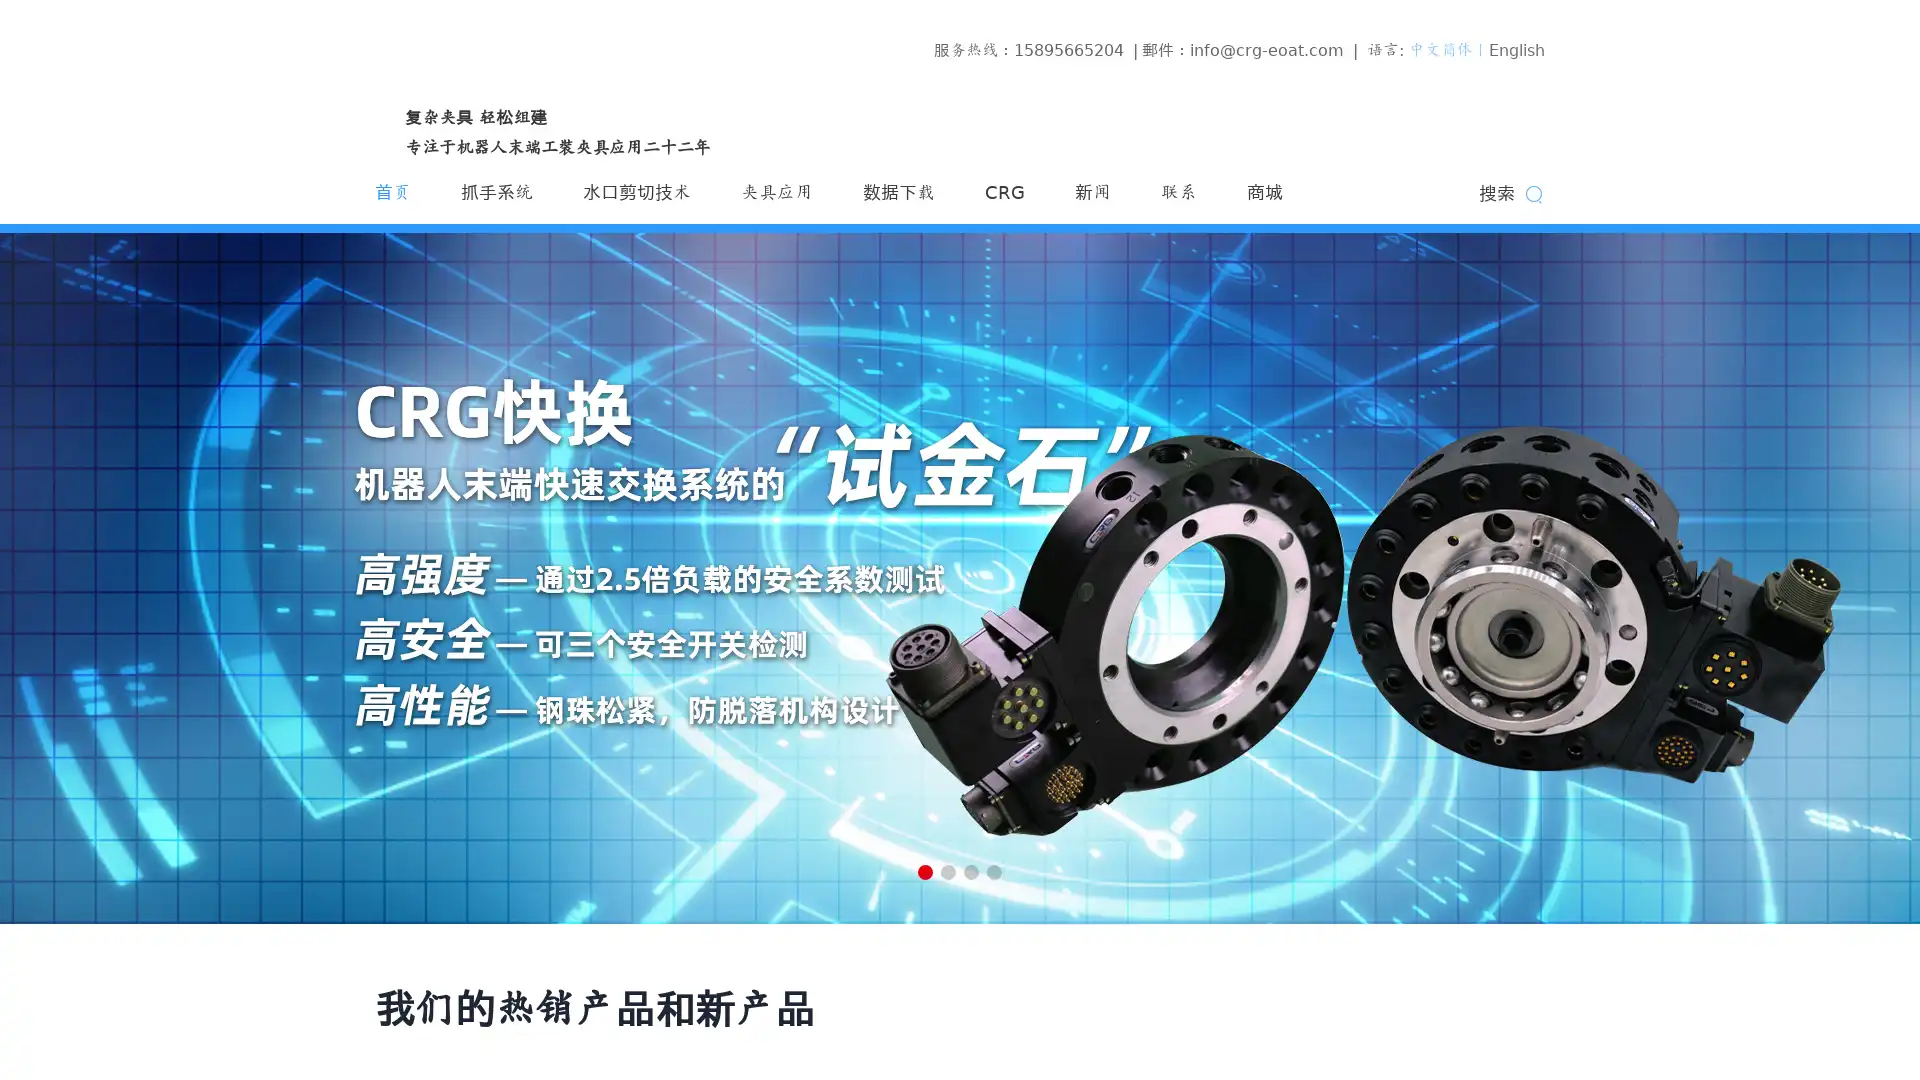 This screenshot has width=1920, height=1080. I want to click on Go to slide 4, so click(994, 871).